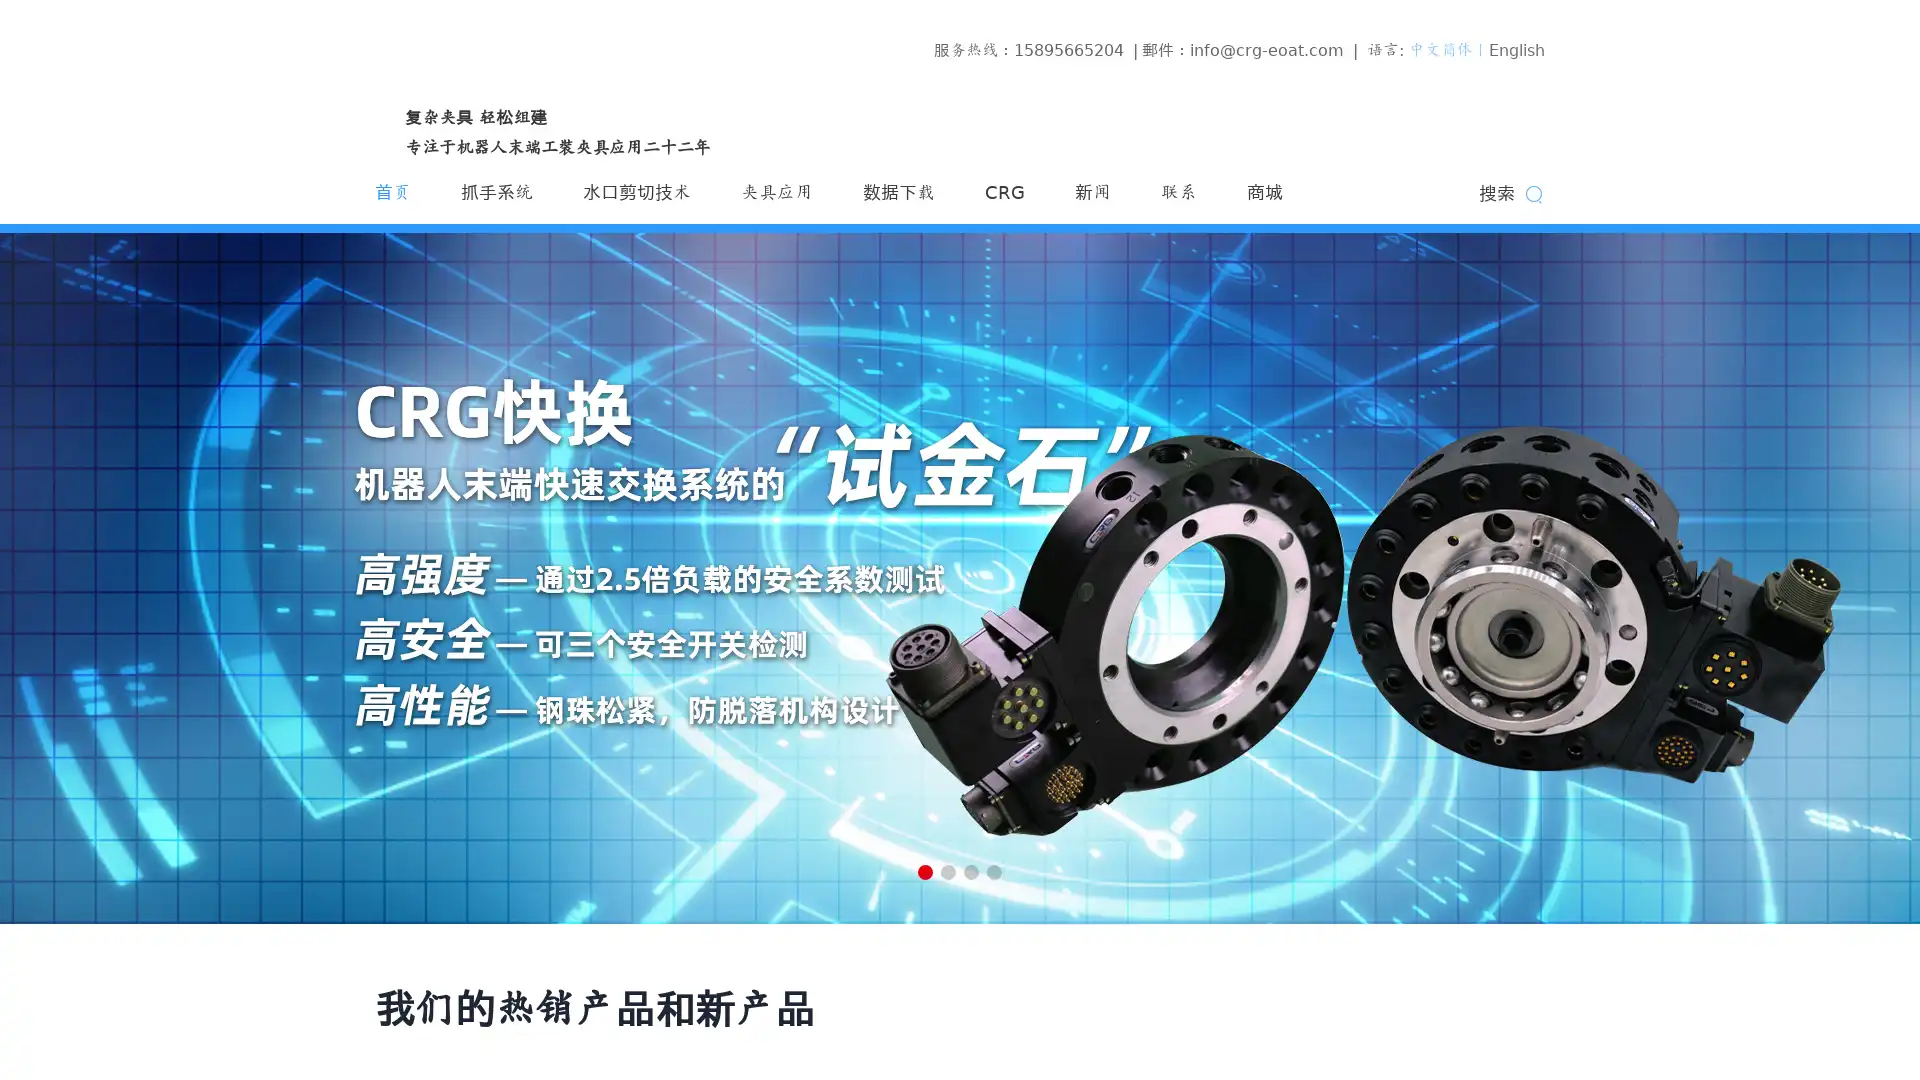 This screenshot has width=1920, height=1080. I want to click on Go to slide 4, so click(994, 871).